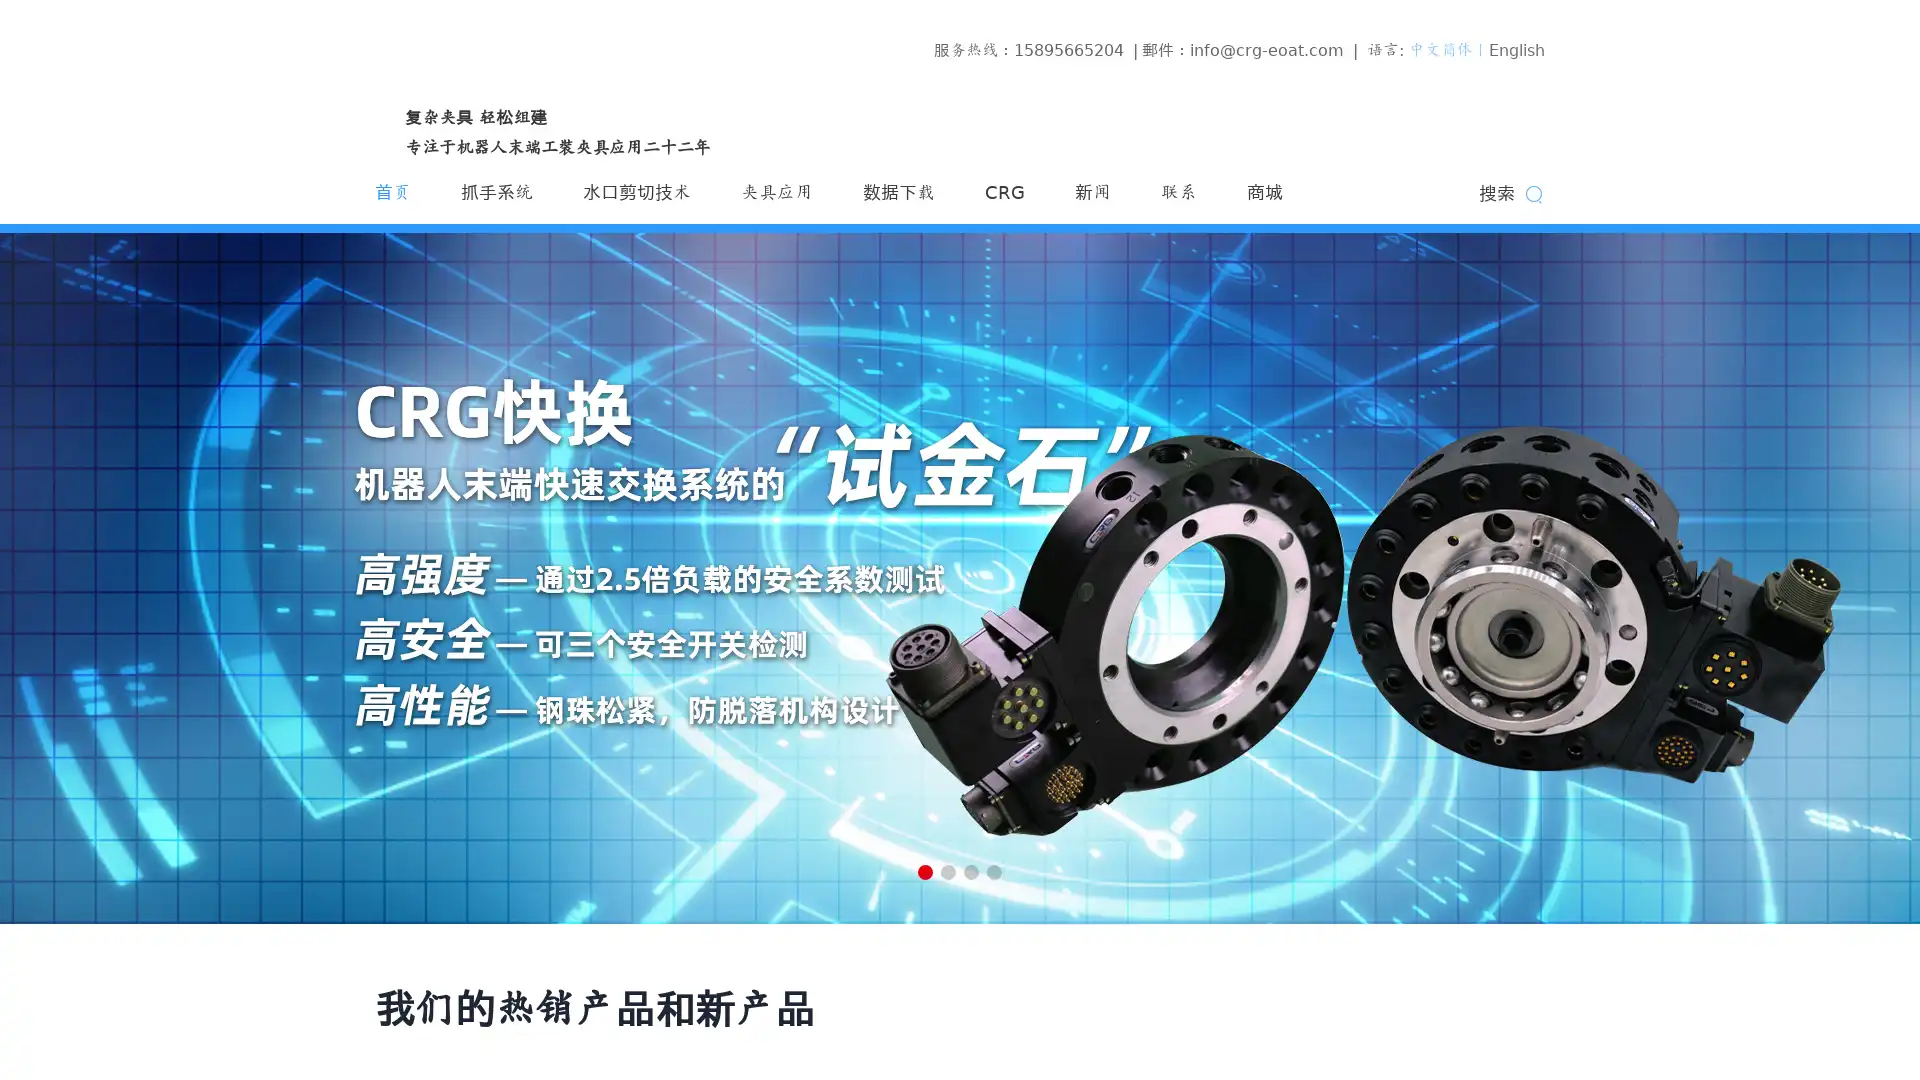 This screenshot has width=1920, height=1080. I want to click on Go to slide 4, so click(994, 871).